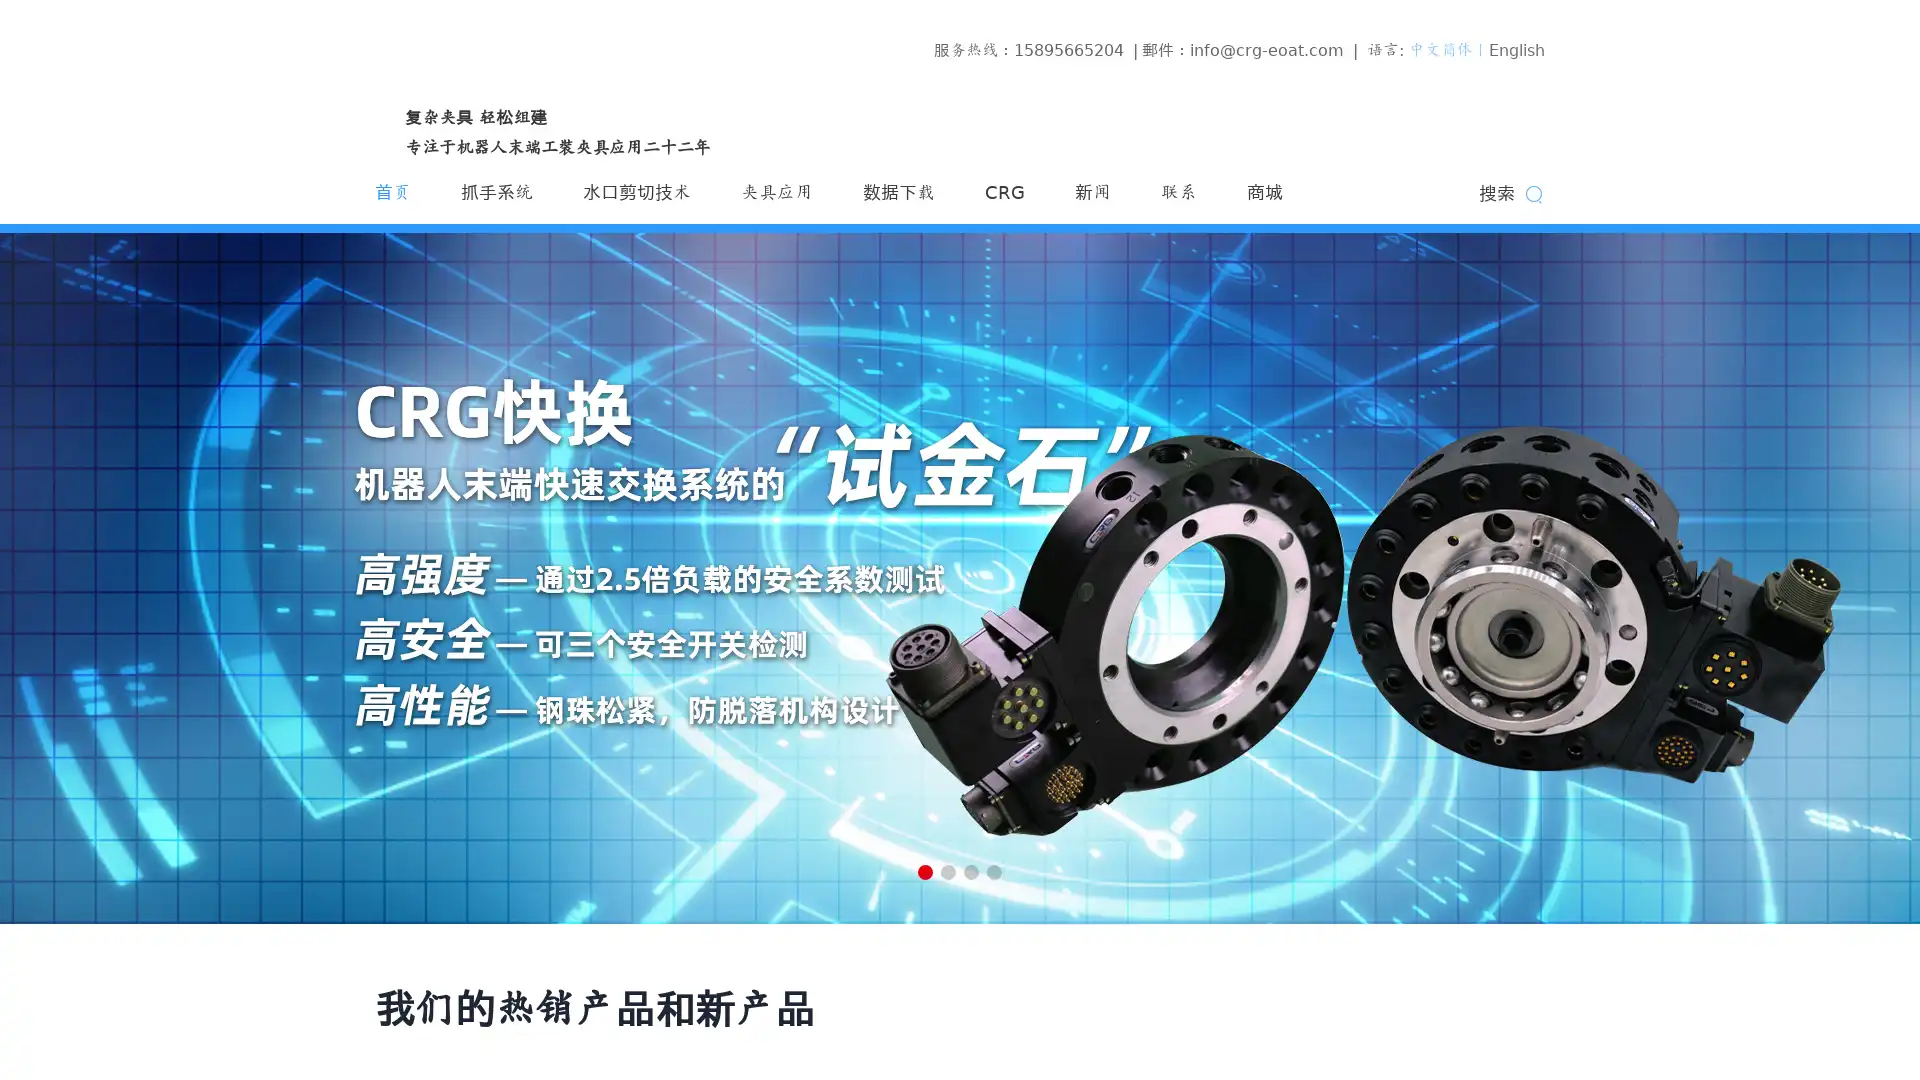 This screenshot has width=1920, height=1080. I want to click on Go to slide 4, so click(994, 871).